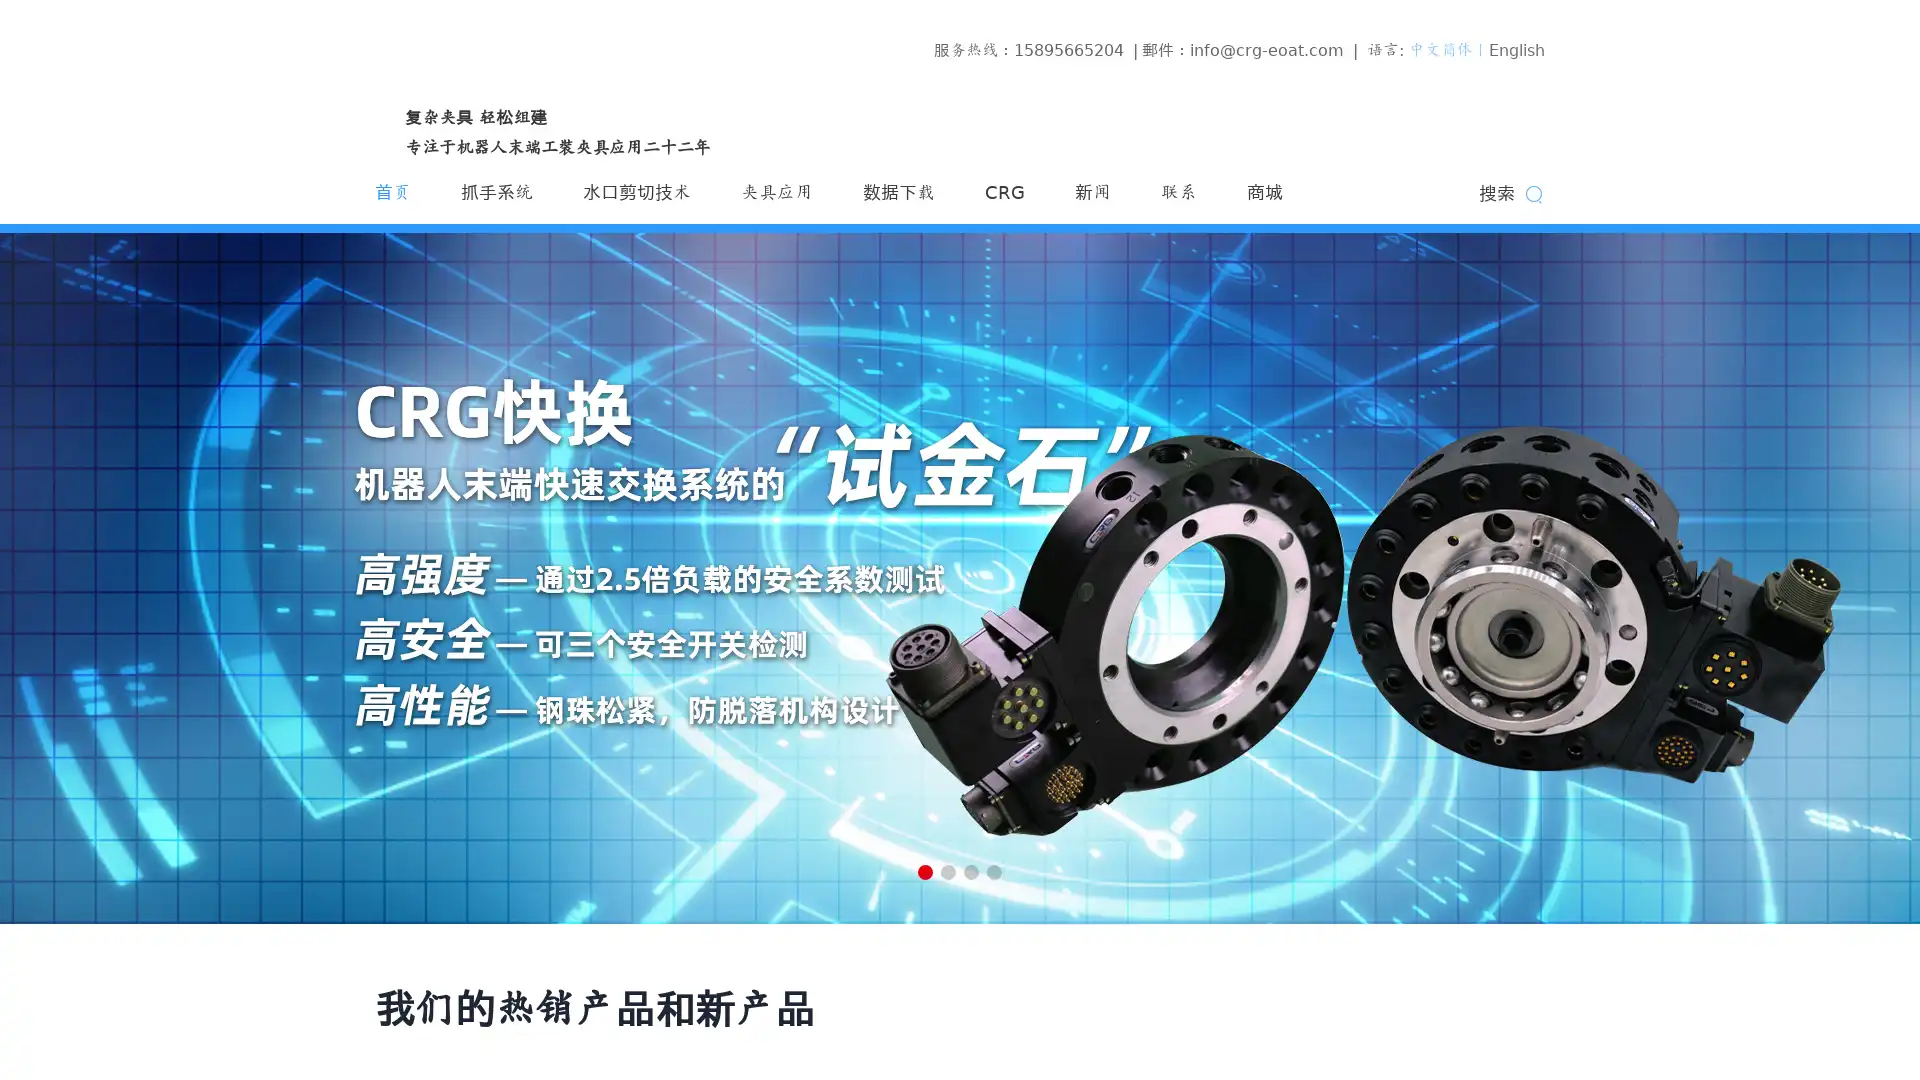 This screenshot has width=1920, height=1080. I want to click on Go to slide 4, so click(994, 871).